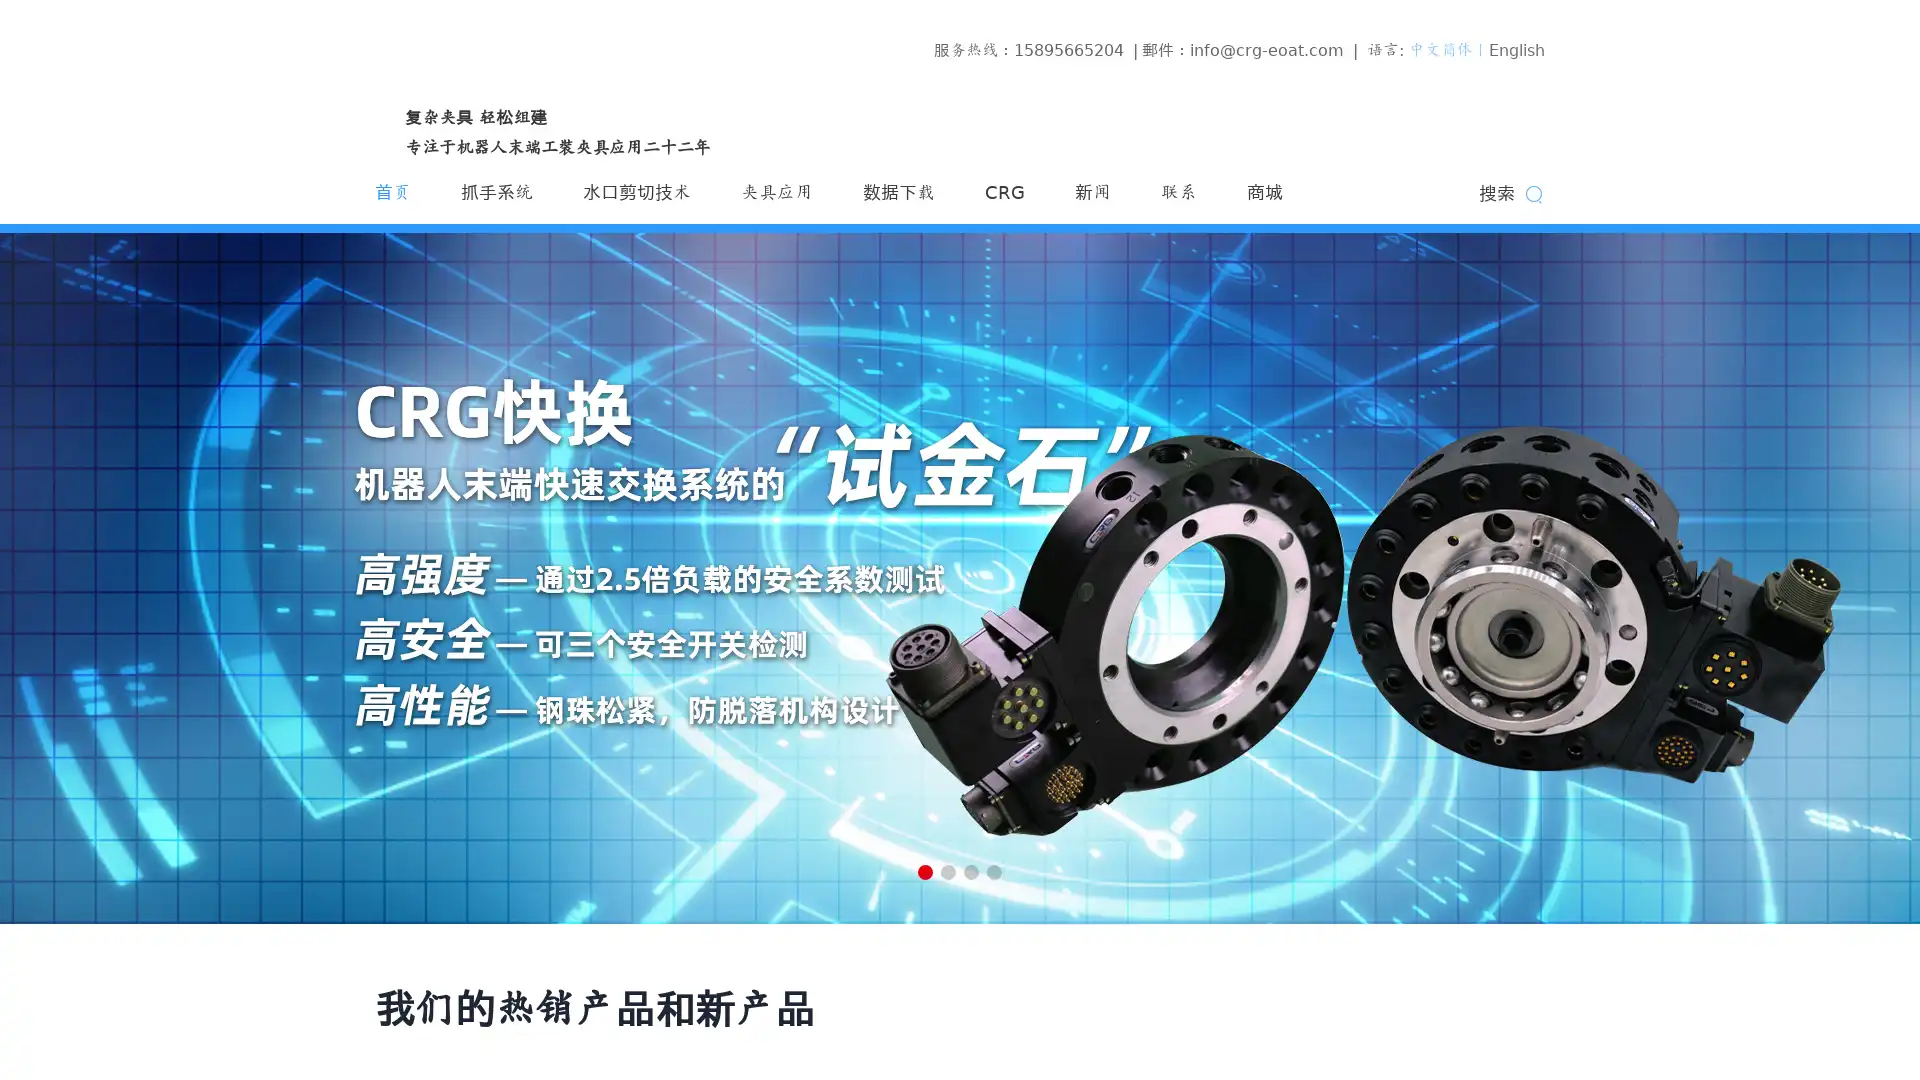 This screenshot has width=1920, height=1080. I want to click on Go to slide 4, so click(994, 871).